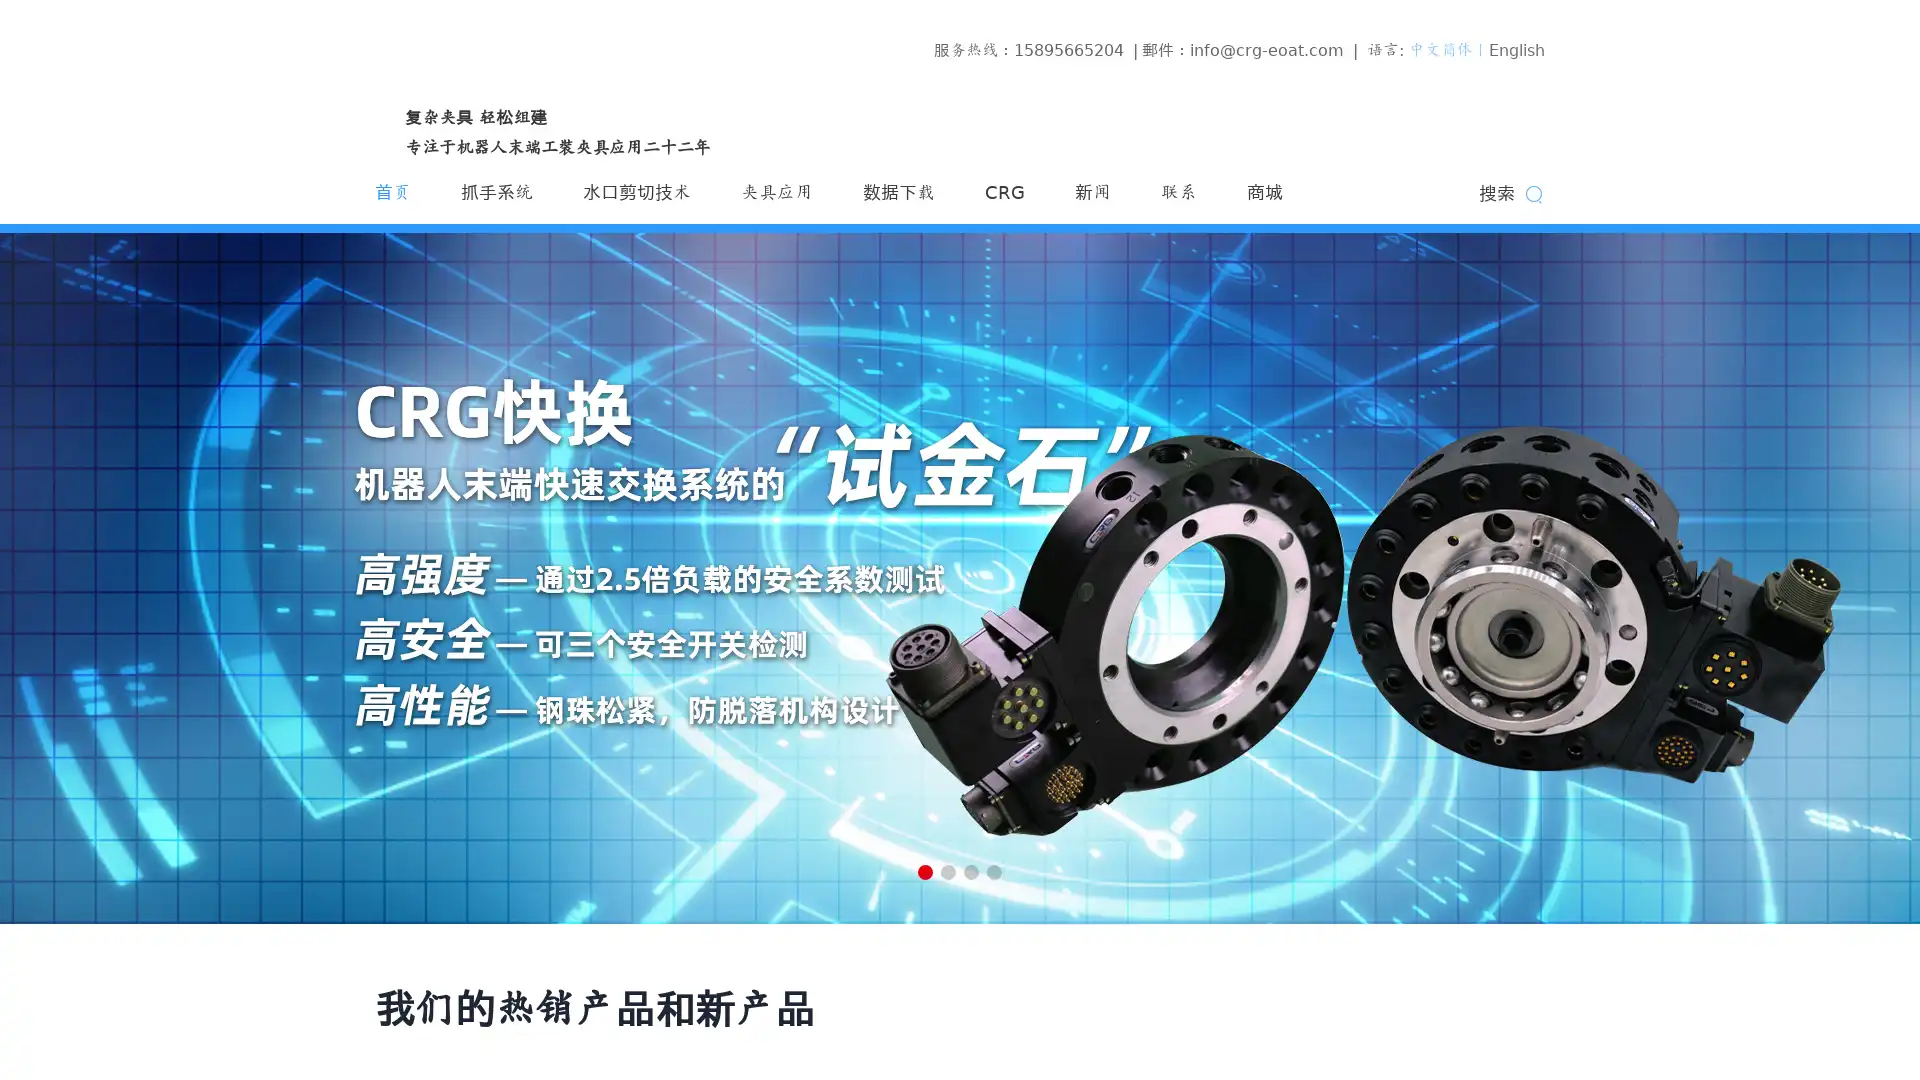 This screenshot has width=1920, height=1080. I want to click on Go to slide 4, so click(994, 871).